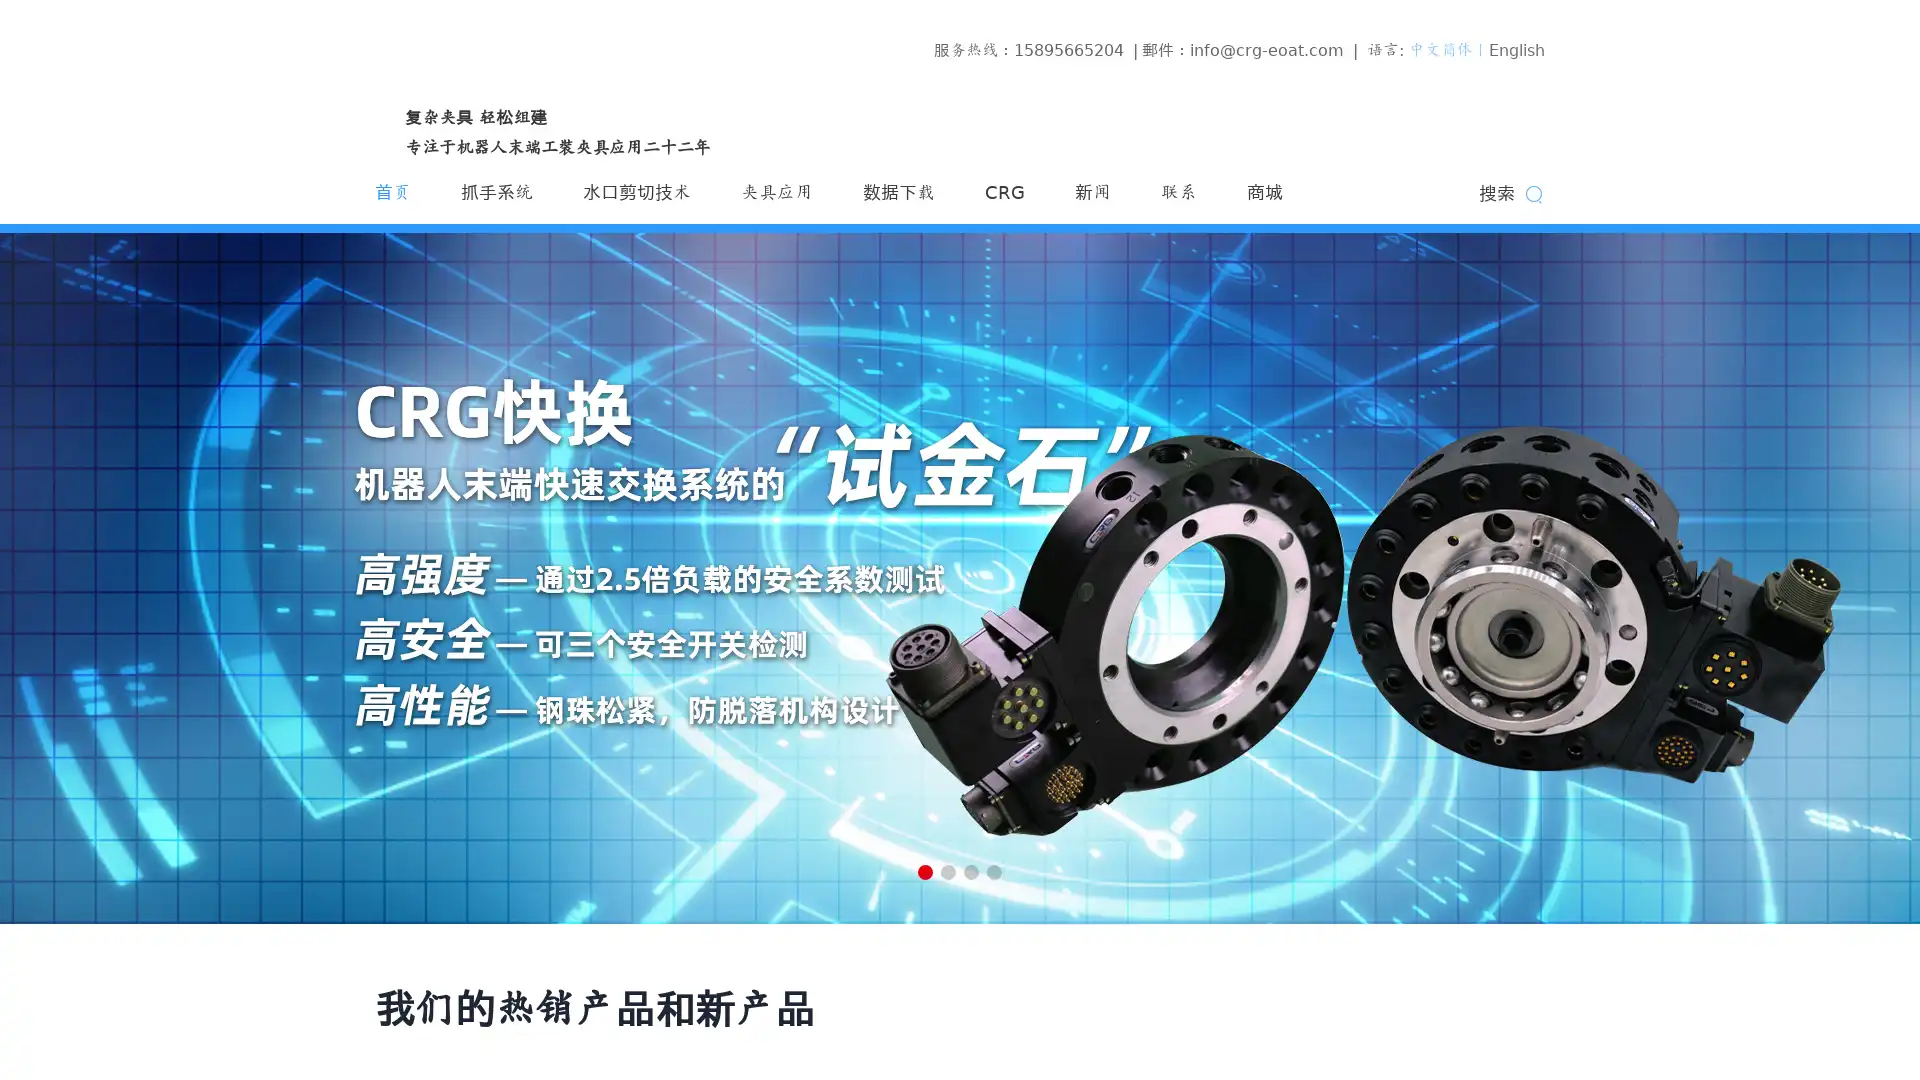 This screenshot has width=1920, height=1080. I want to click on Go to slide 4, so click(994, 871).